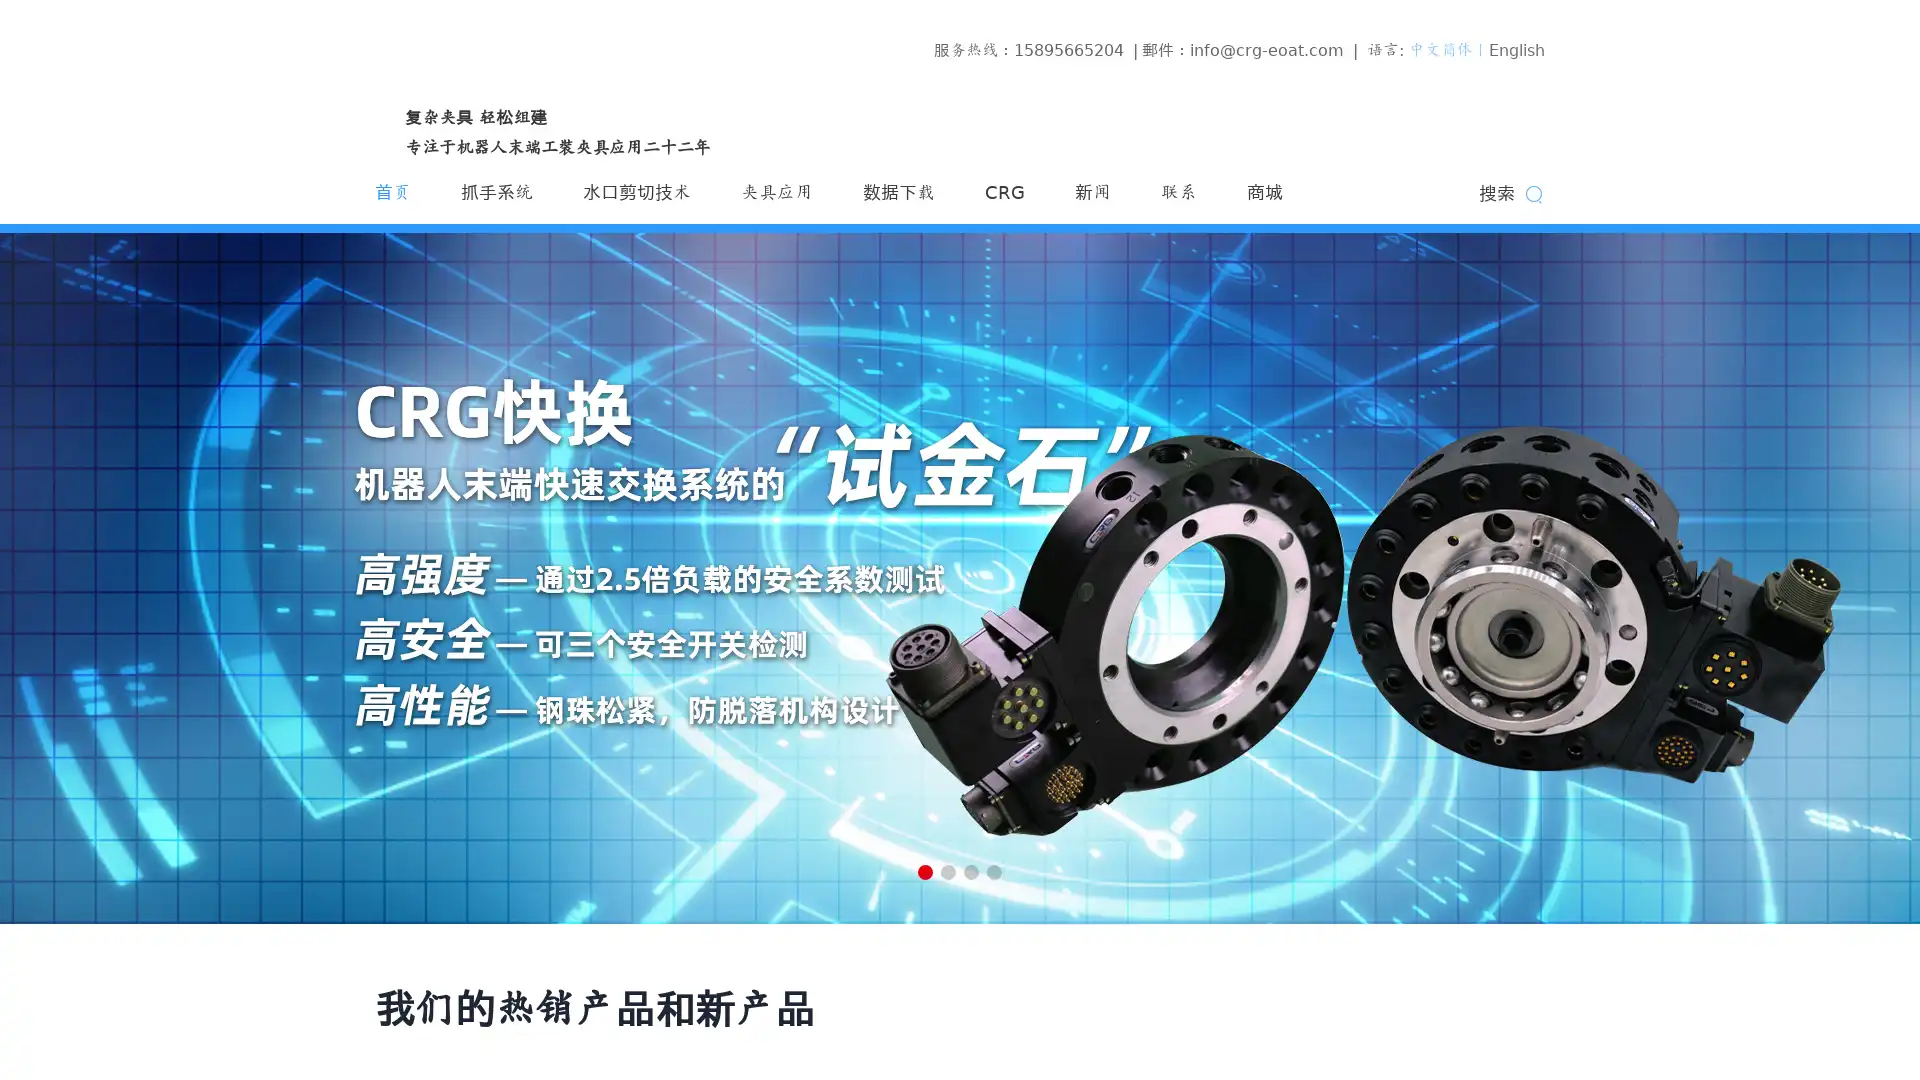 This screenshot has width=1920, height=1080. I want to click on Go to slide 4, so click(994, 871).